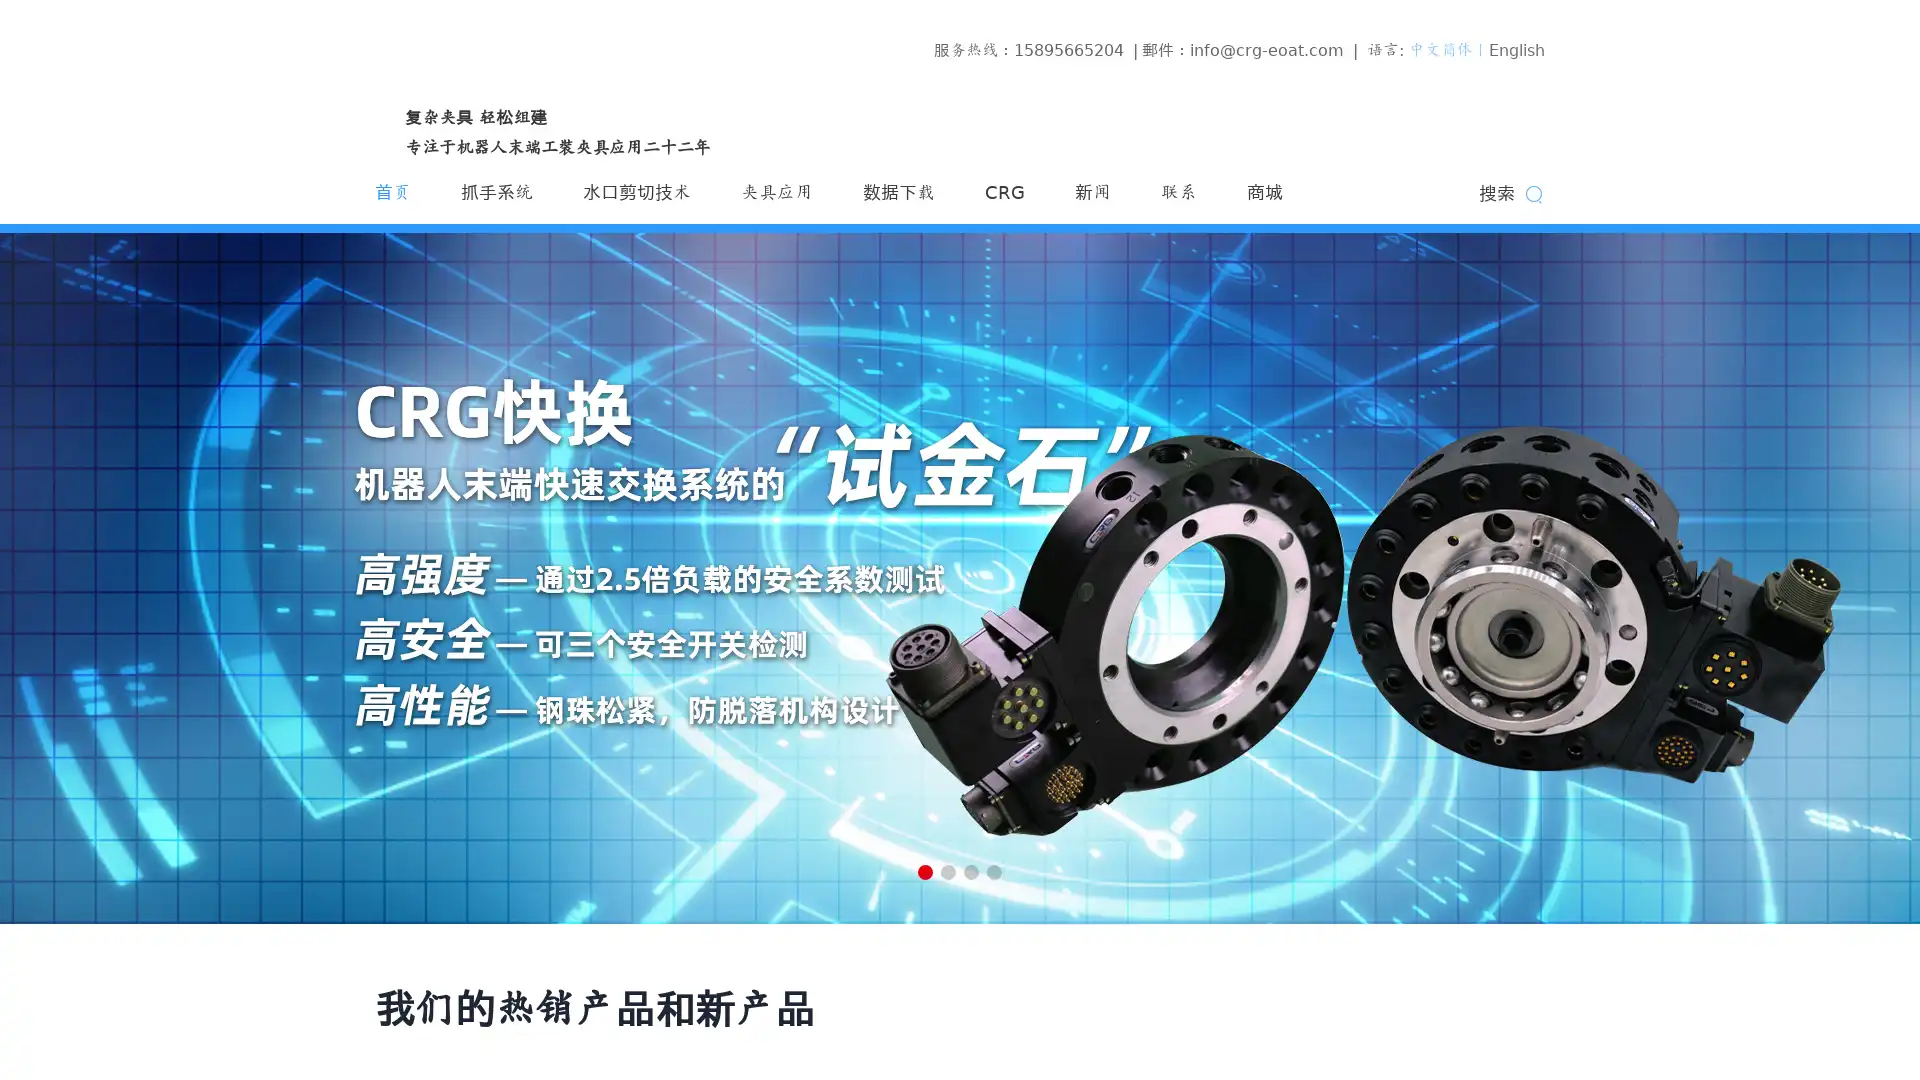 This screenshot has width=1920, height=1080. I want to click on Go to slide 4, so click(994, 871).